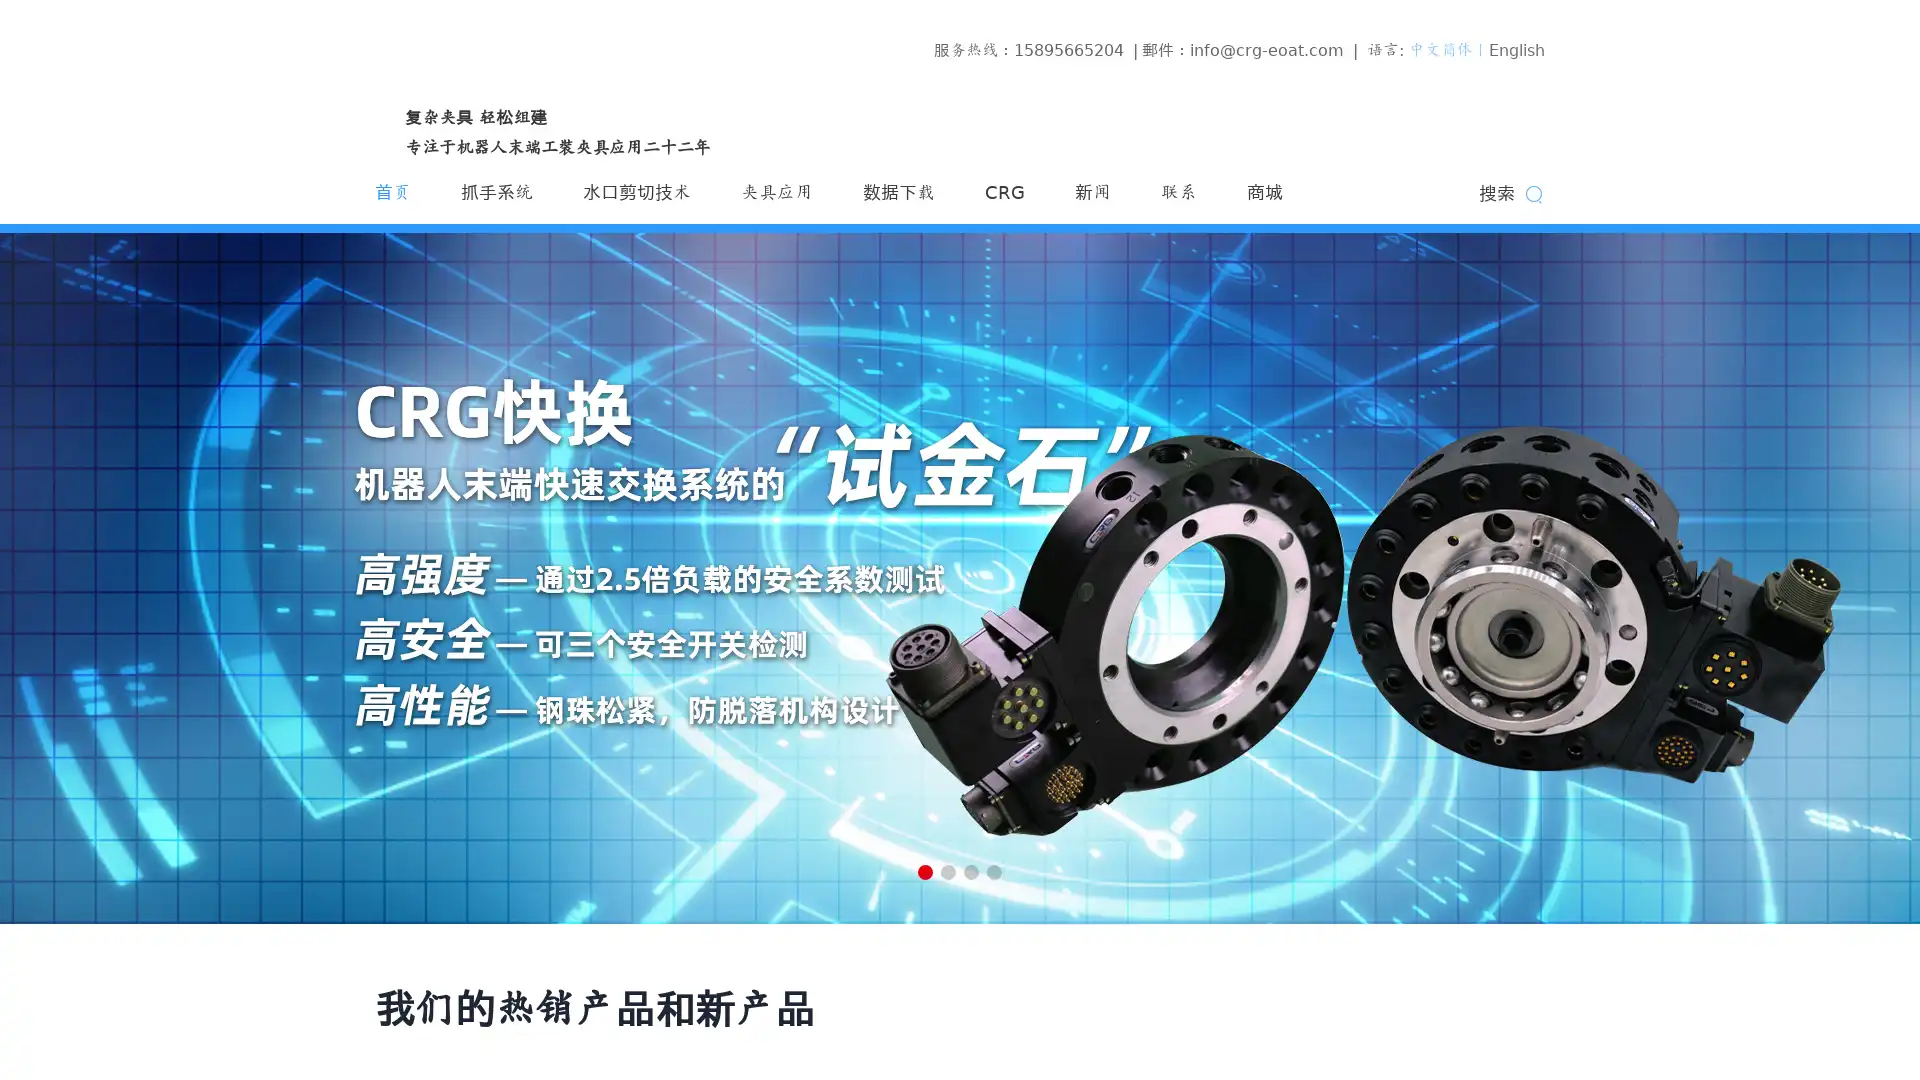 This screenshot has width=1920, height=1080. I want to click on Go to slide 4, so click(994, 871).